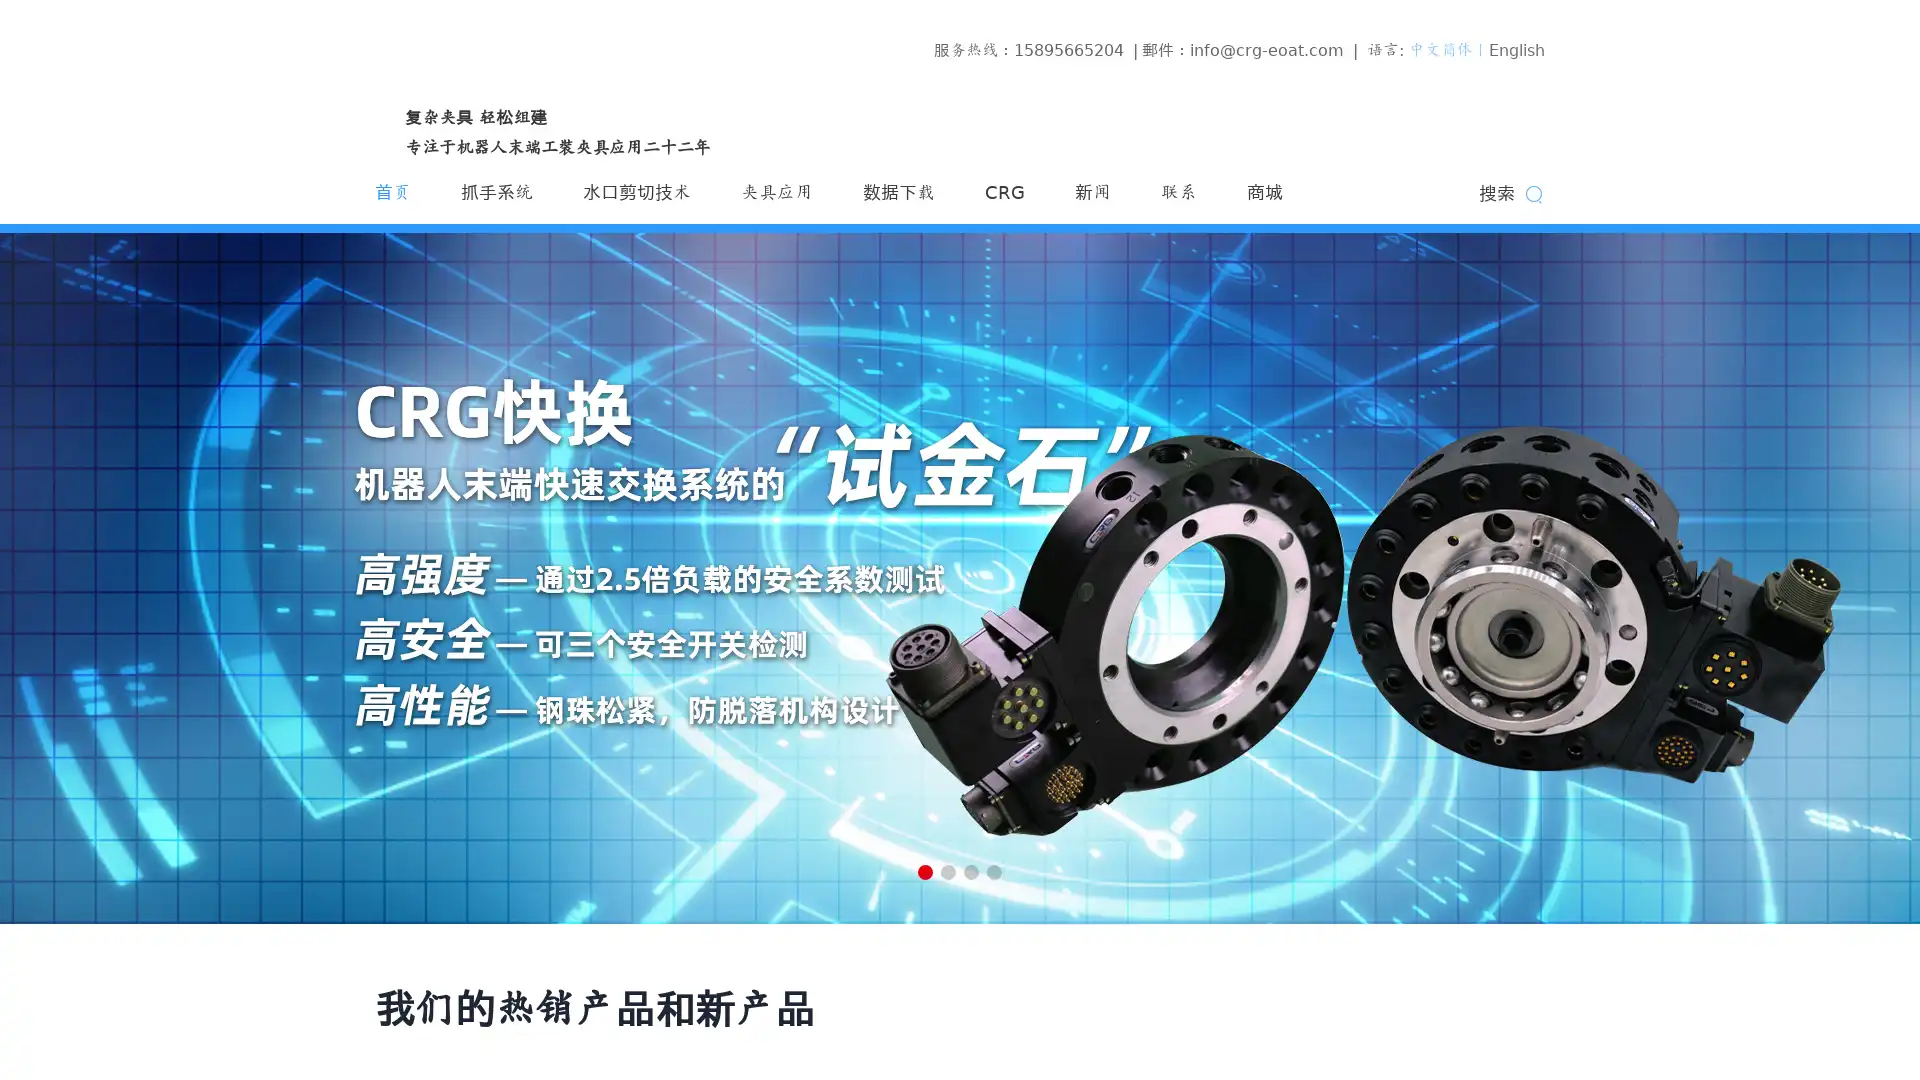 This screenshot has width=1920, height=1080. I want to click on Go to slide 4, so click(994, 871).